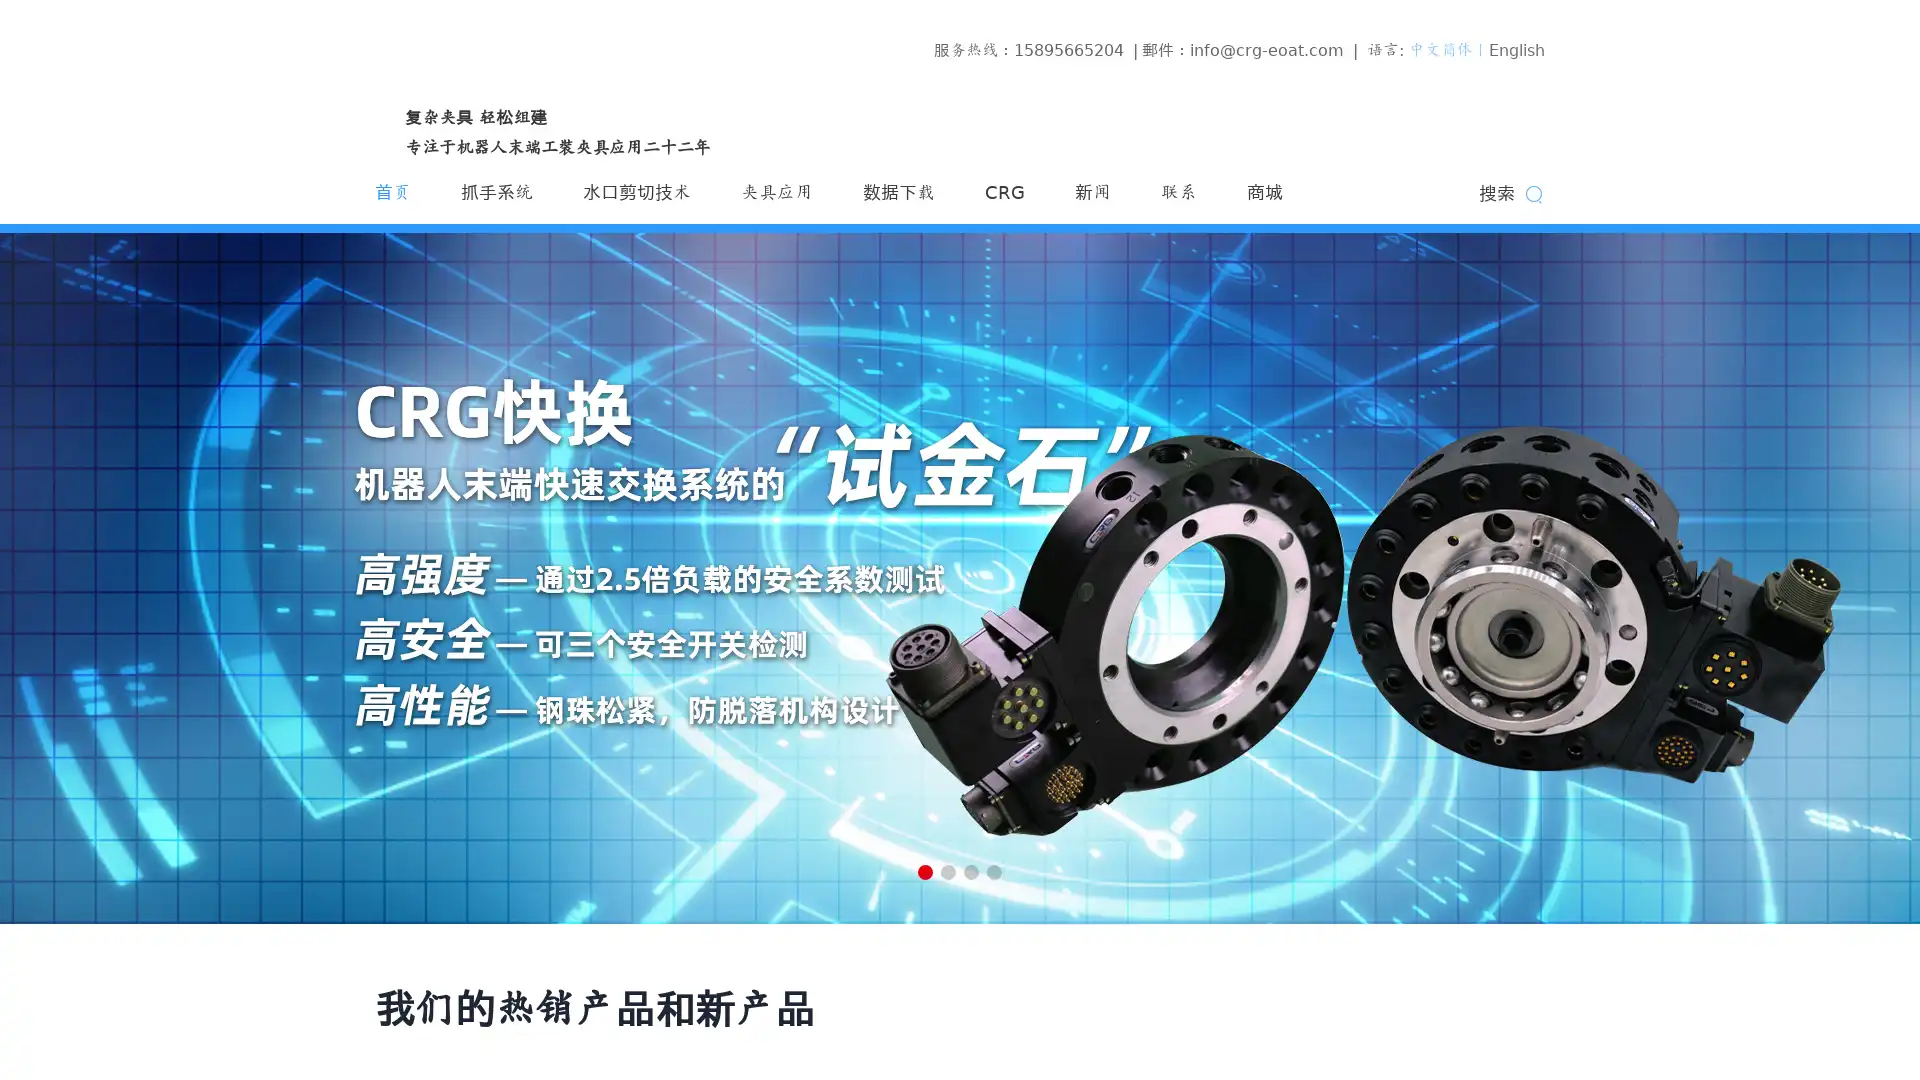 This screenshot has width=1920, height=1080. I want to click on Go to slide 4, so click(994, 871).